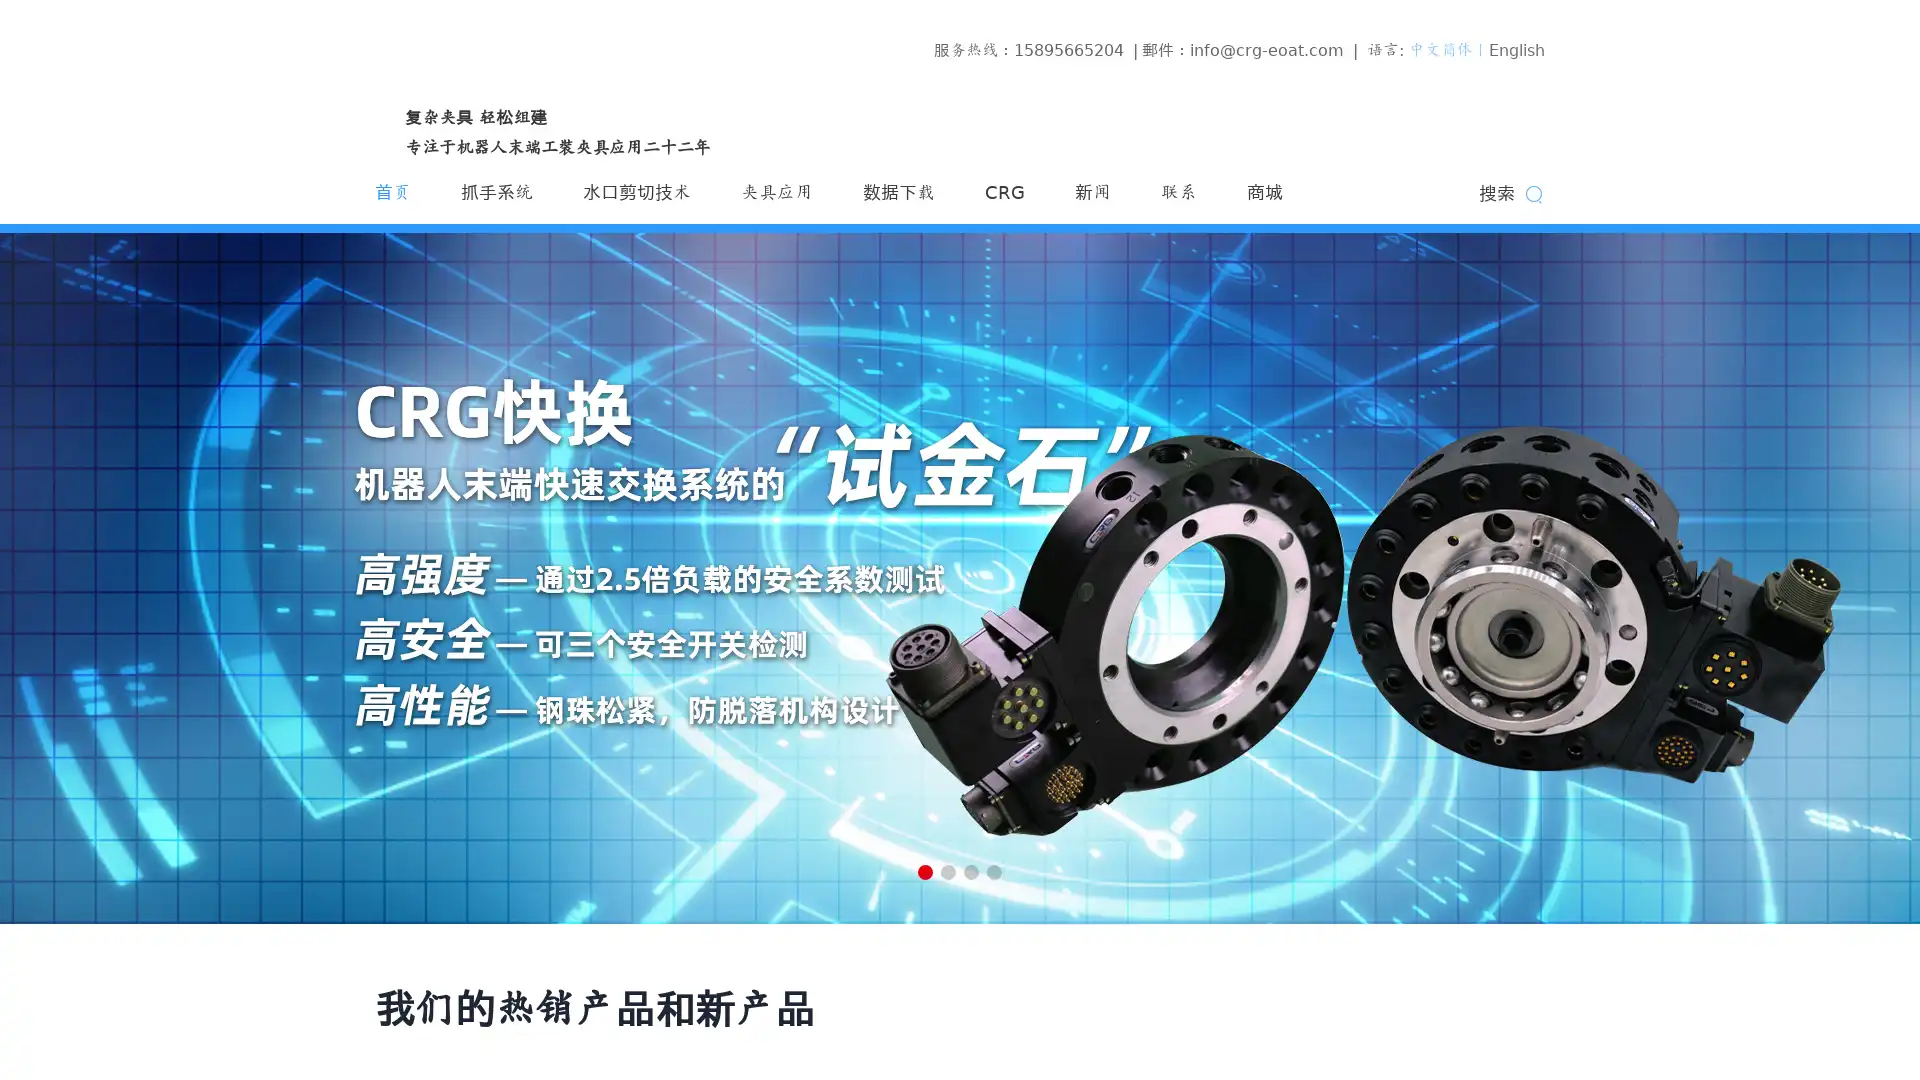 This screenshot has width=1920, height=1080. I want to click on Go to slide 4, so click(994, 871).